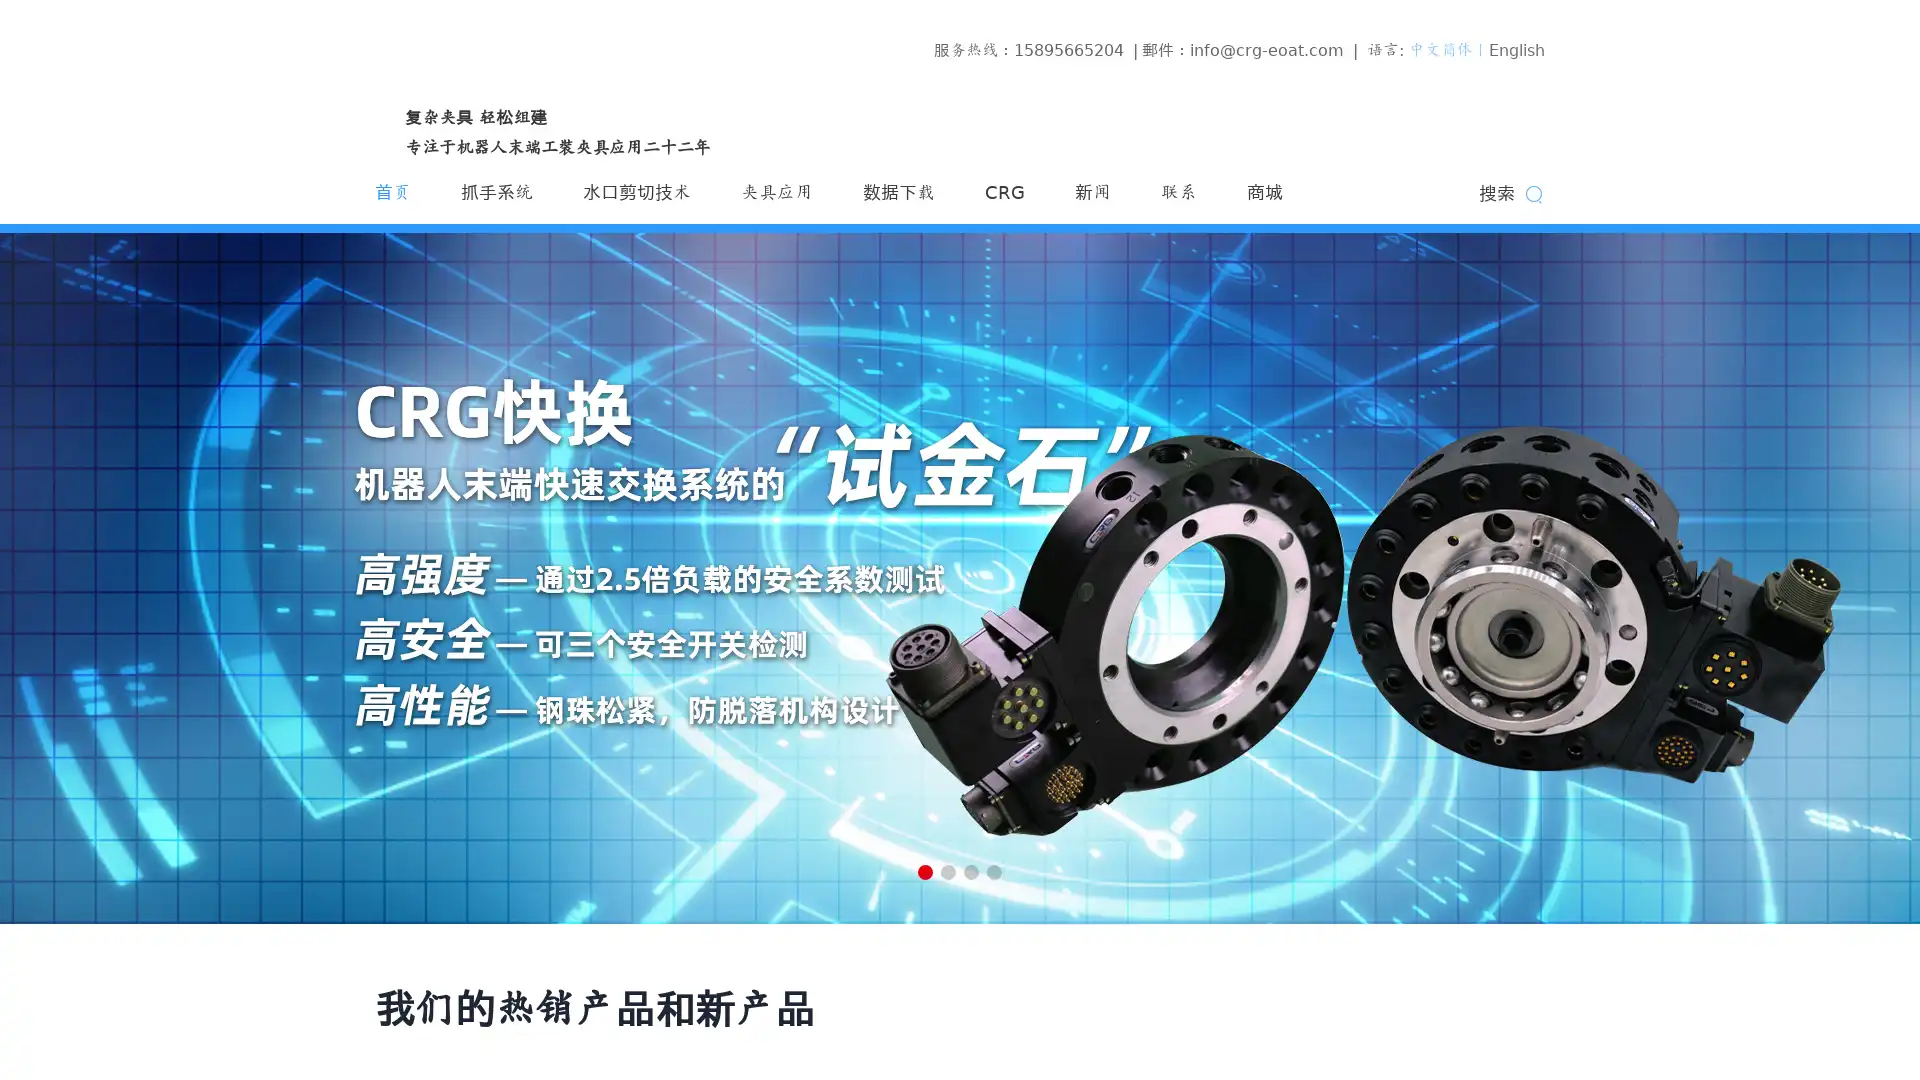 This screenshot has width=1920, height=1080. I want to click on Go to slide 4, so click(994, 871).